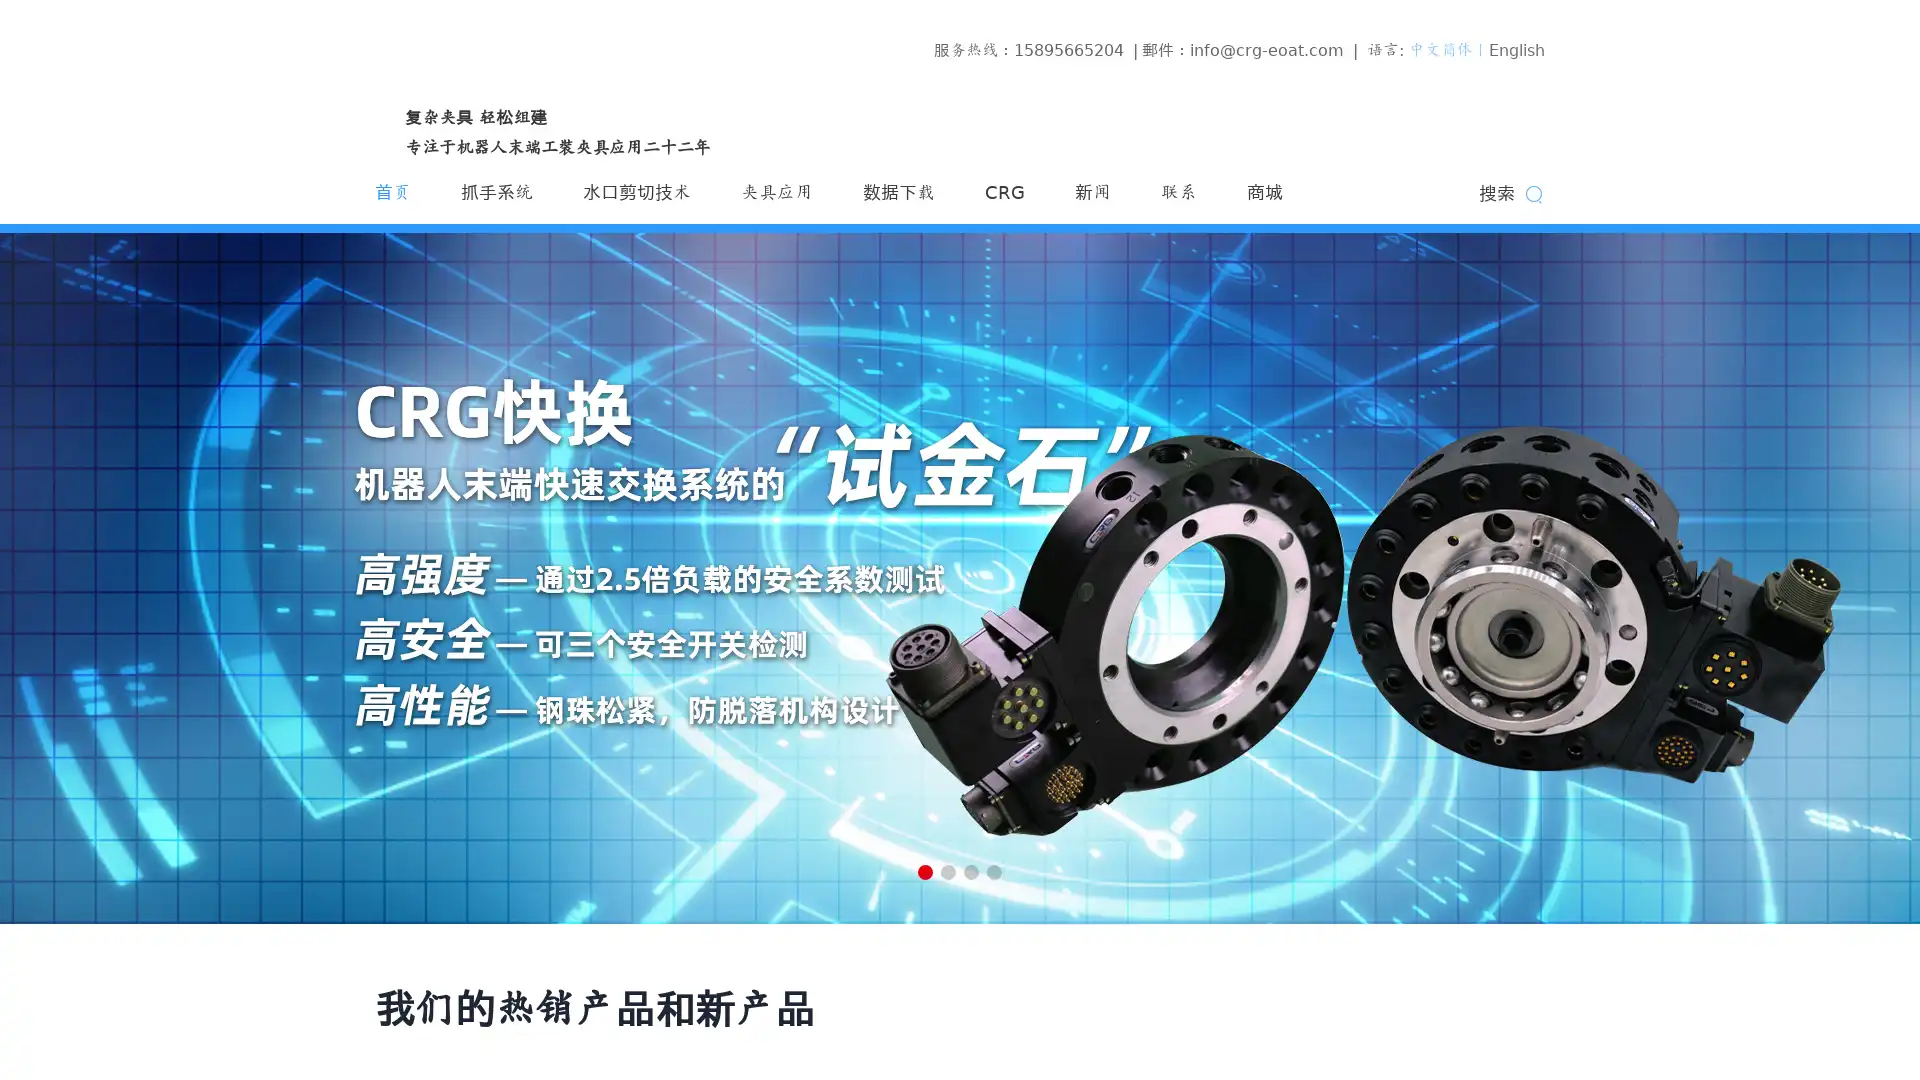 This screenshot has width=1920, height=1080. I want to click on Go to slide 4, so click(994, 871).